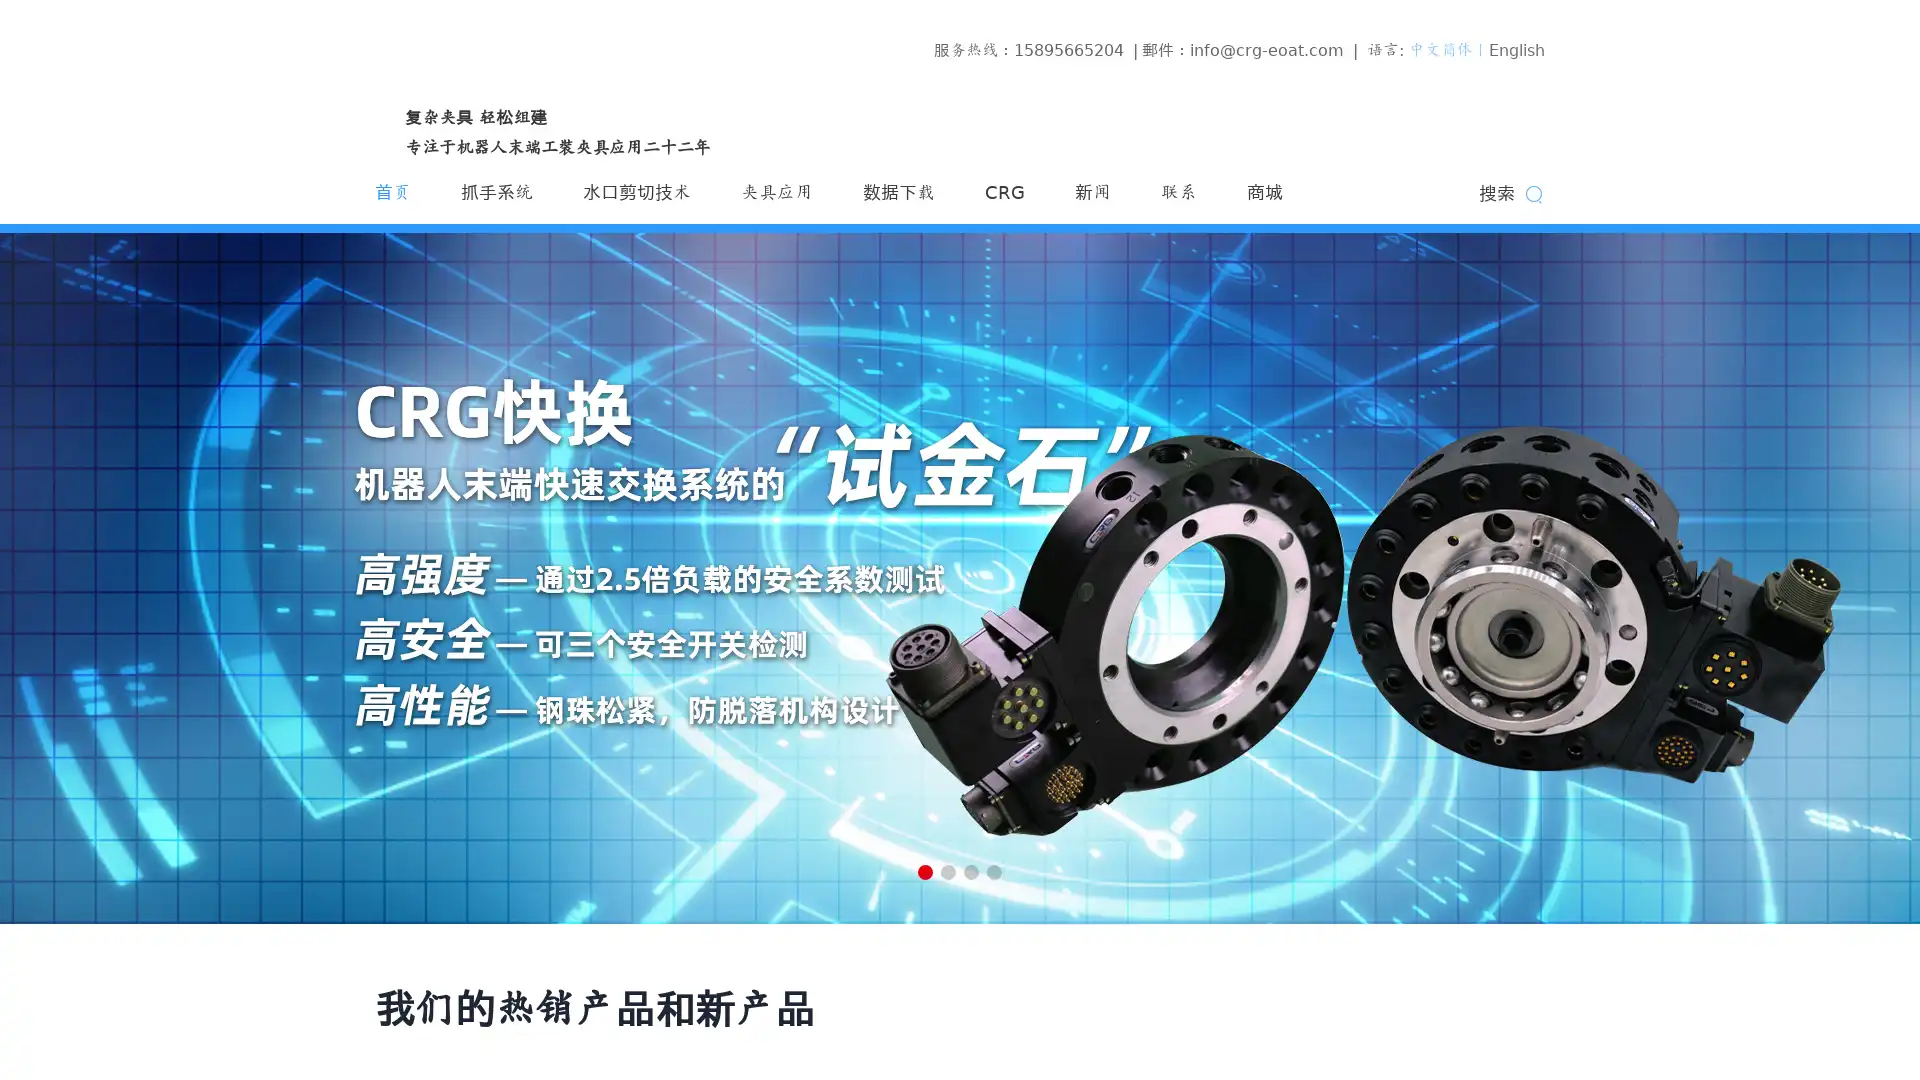 This screenshot has width=1920, height=1080. I want to click on Go to slide 4, so click(994, 871).